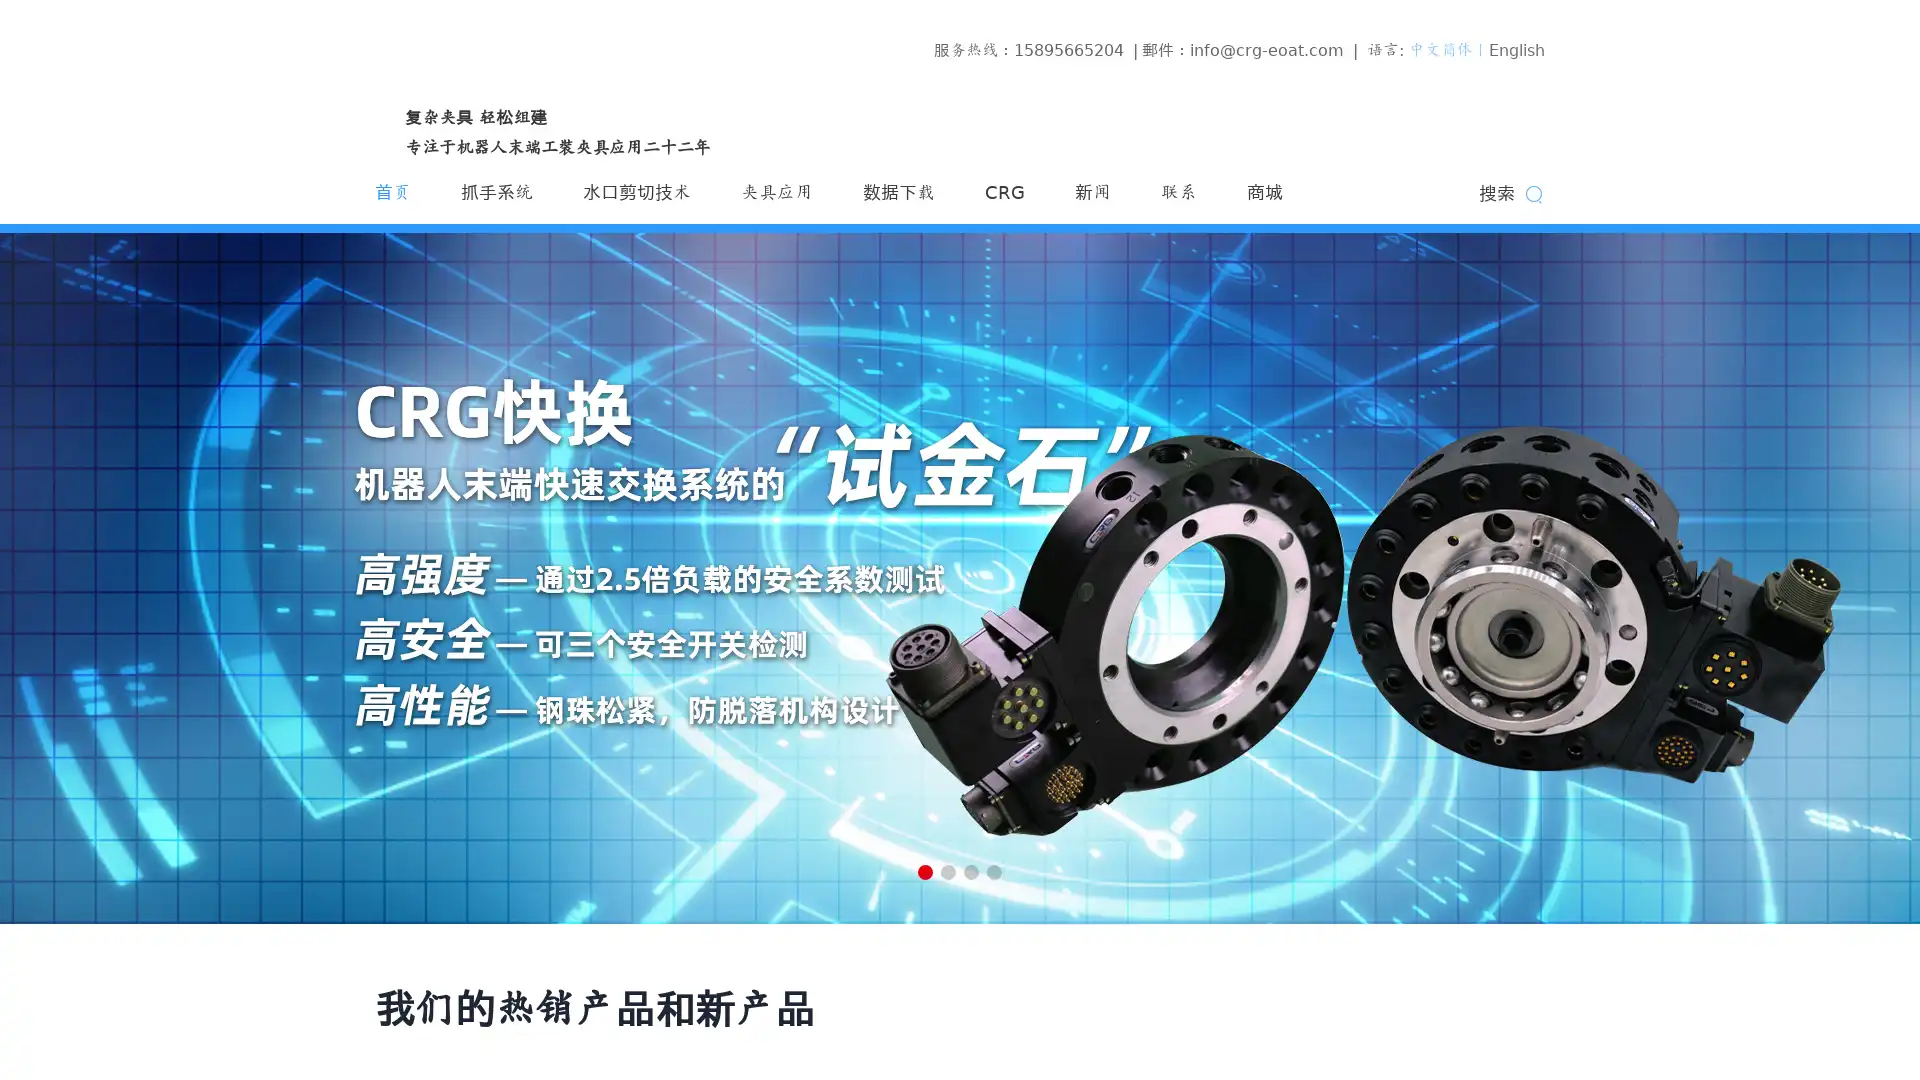 This screenshot has width=1920, height=1080. I want to click on Go to slide 4, so click(994, 871).